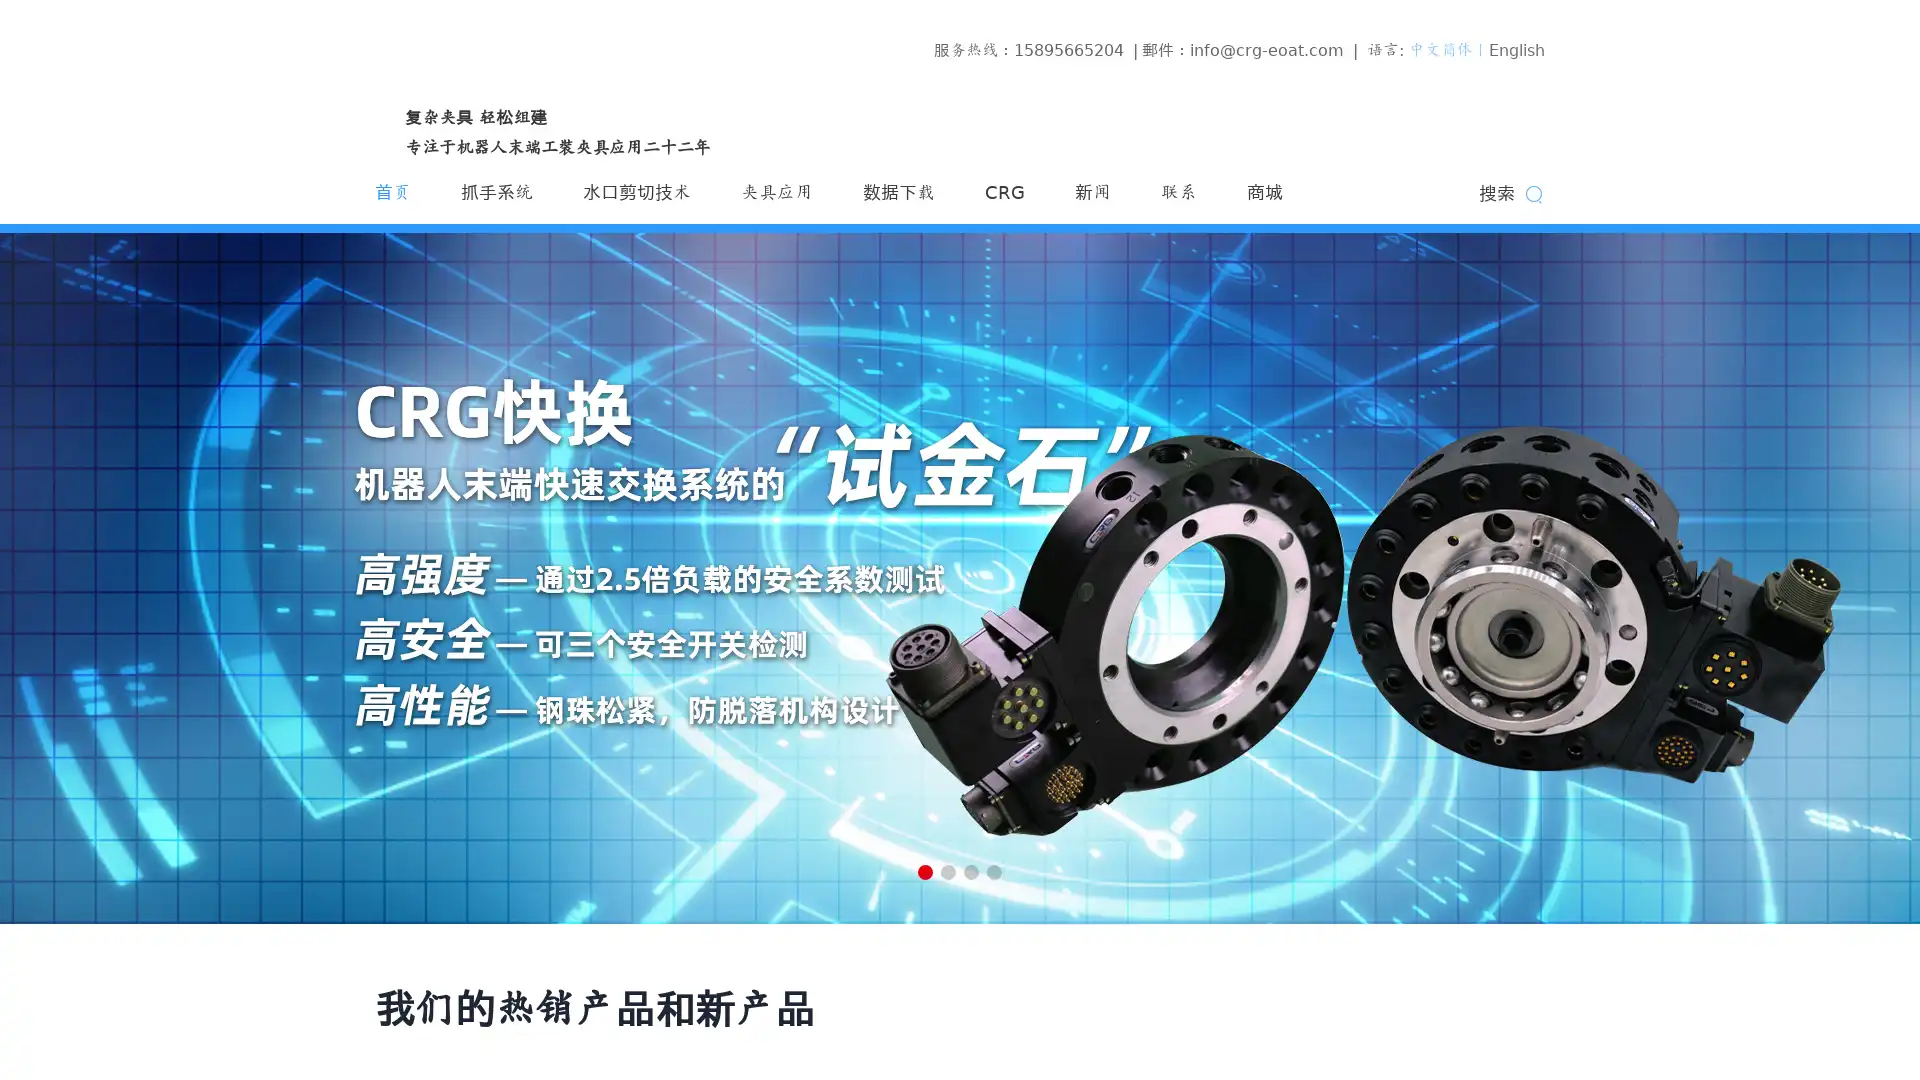 This screenshot has width=1920, height=1080. I want to click on Go to slide 4, so click(994, 871).